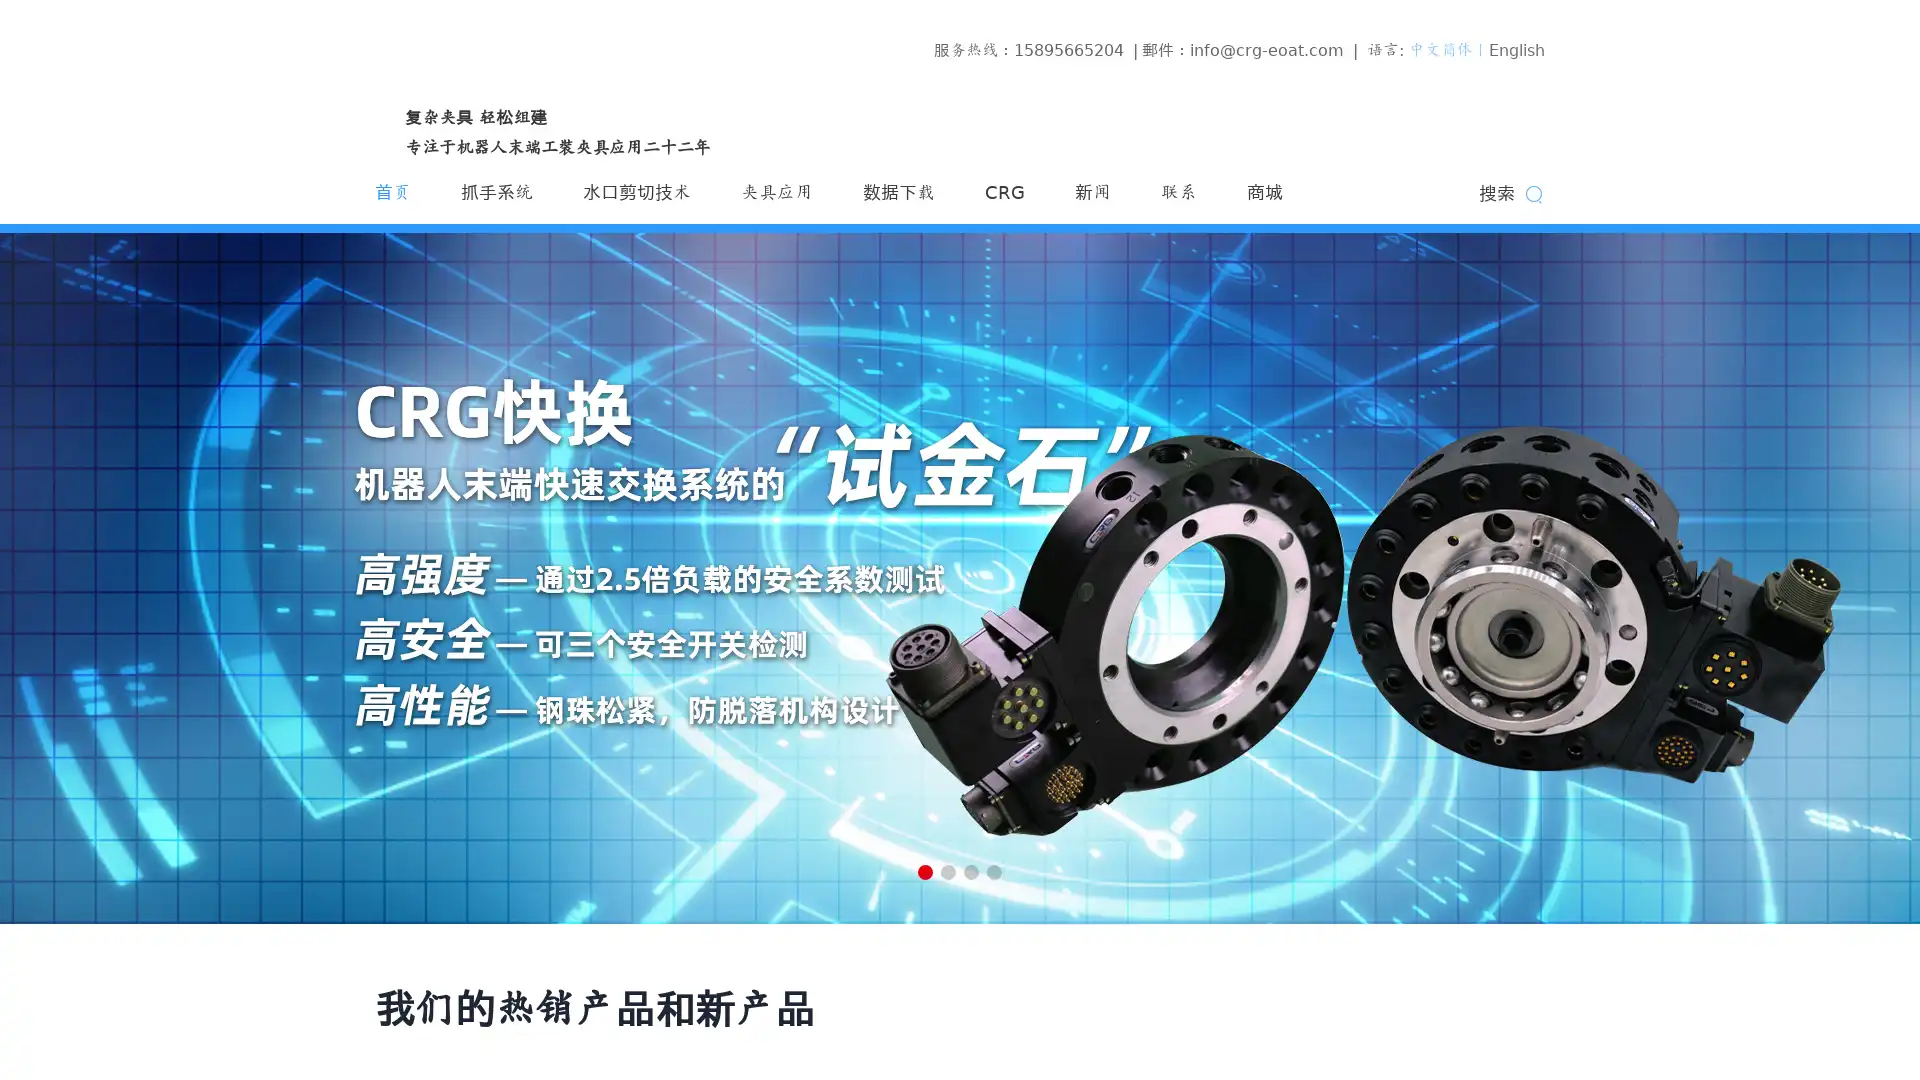 This screenshot has width=1920, height=1080. I want to click on Go to slide 4, so click(994, 871).